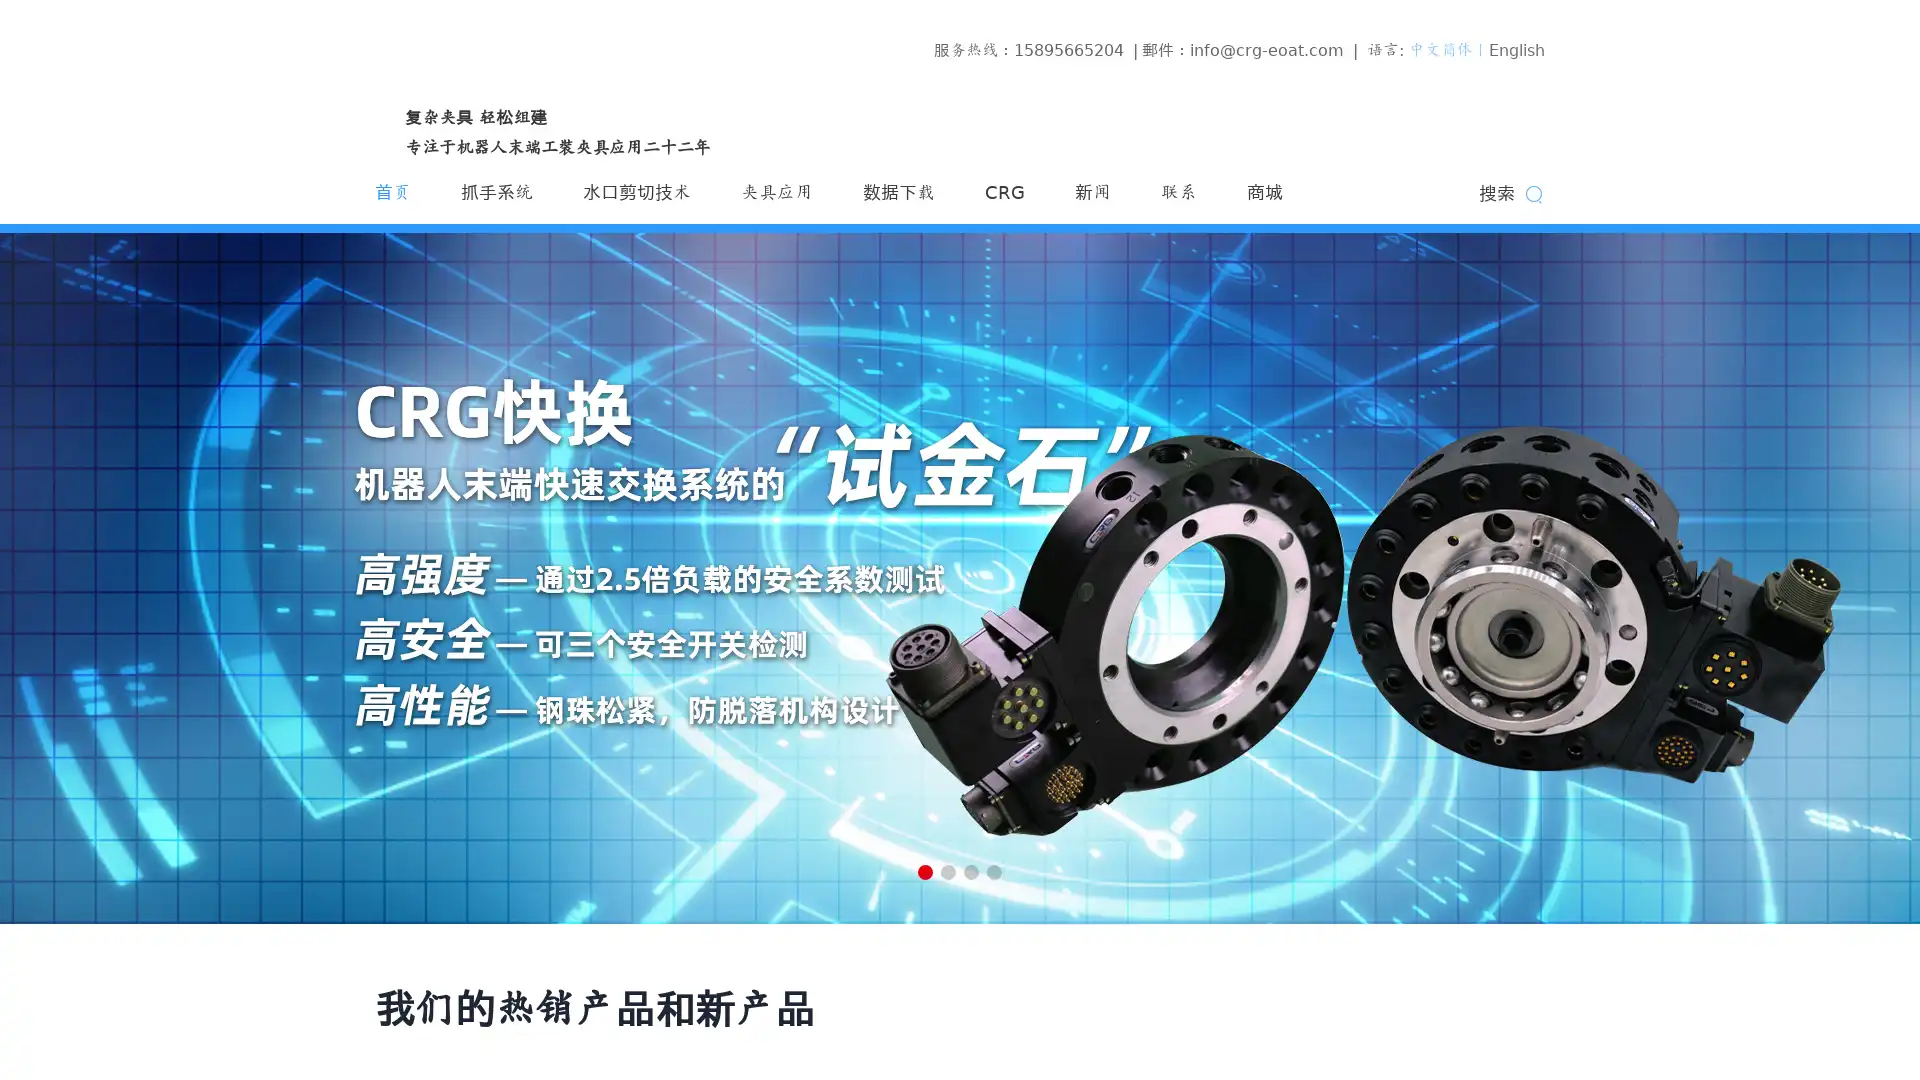 This screenshot has width=1920, height=1080. I want to click on Go to slide 4, so click(994, 871).